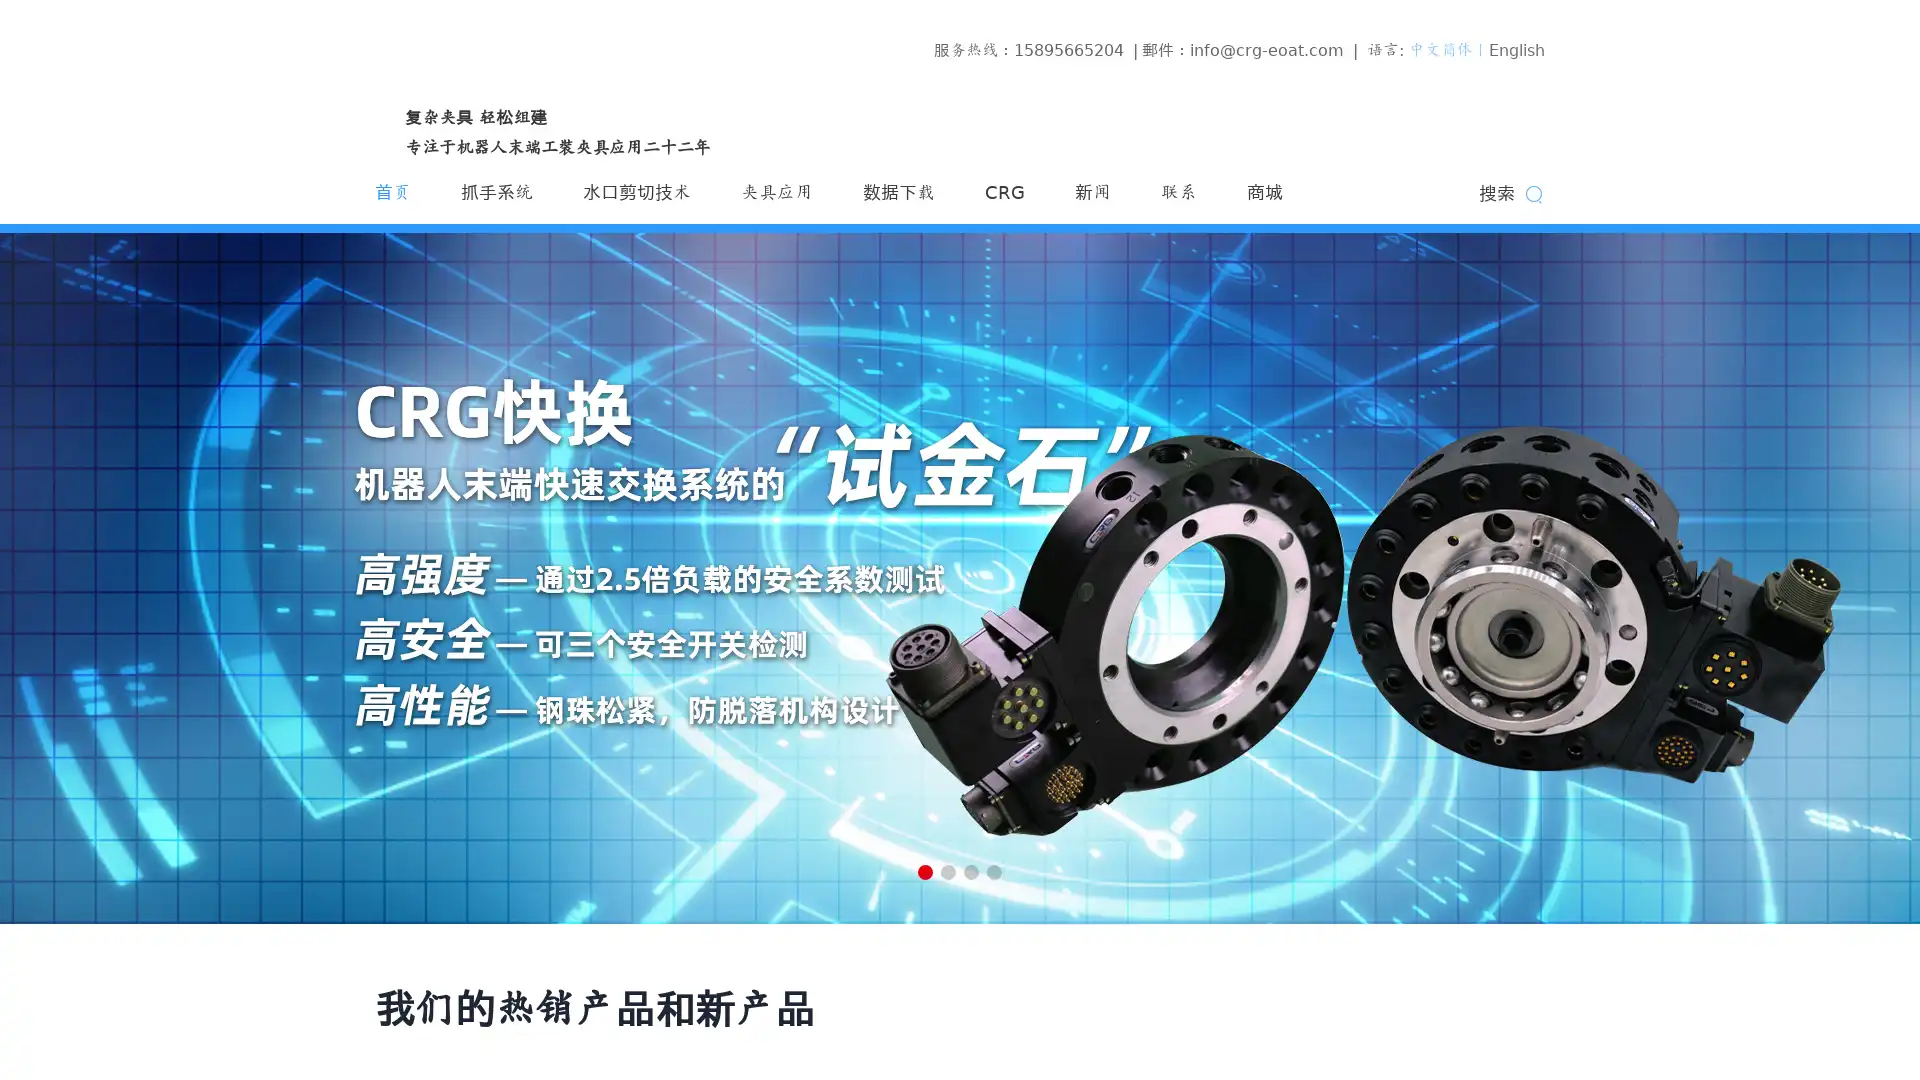 This screenshot has width=1920, height=1080. I want to click on Go to slide 4, so click(994, 871).